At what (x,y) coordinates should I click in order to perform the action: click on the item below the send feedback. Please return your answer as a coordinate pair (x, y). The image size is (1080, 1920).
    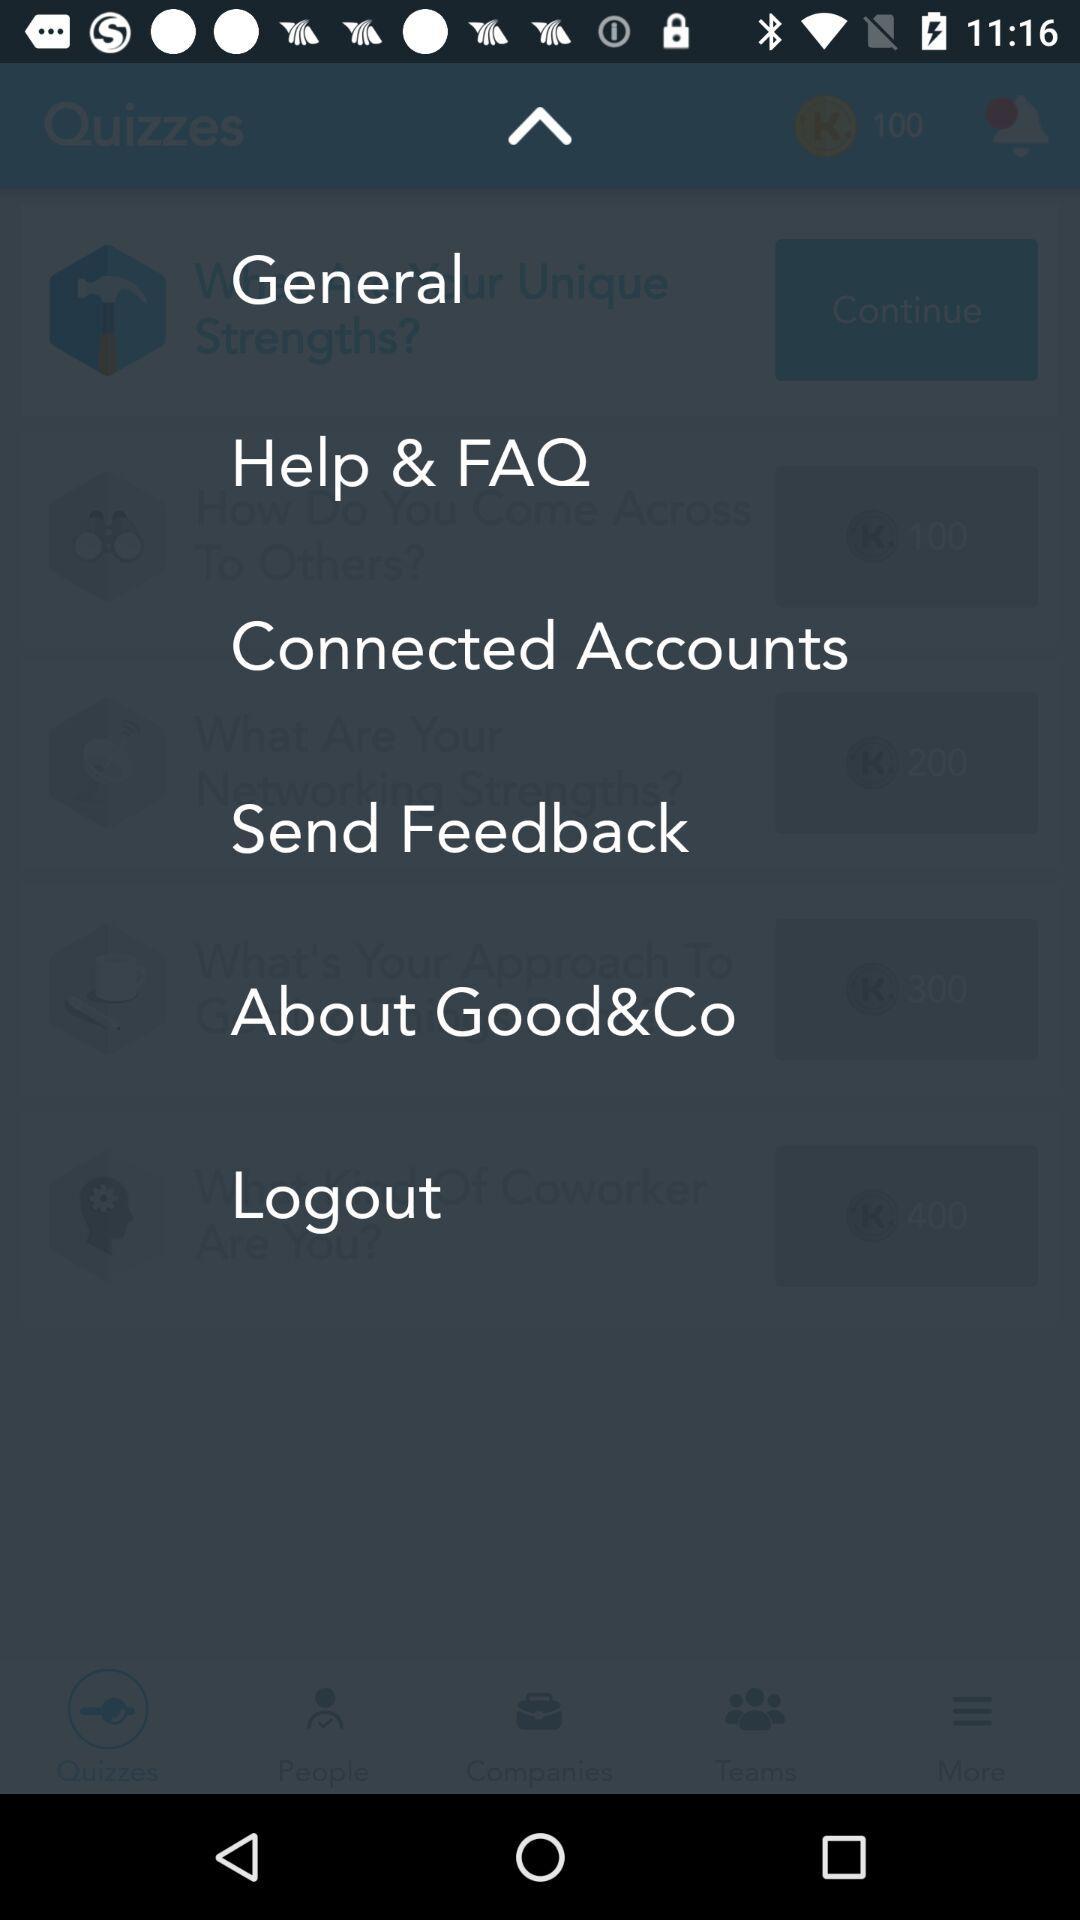
    Looking at the image, I should click on (538, 1012).